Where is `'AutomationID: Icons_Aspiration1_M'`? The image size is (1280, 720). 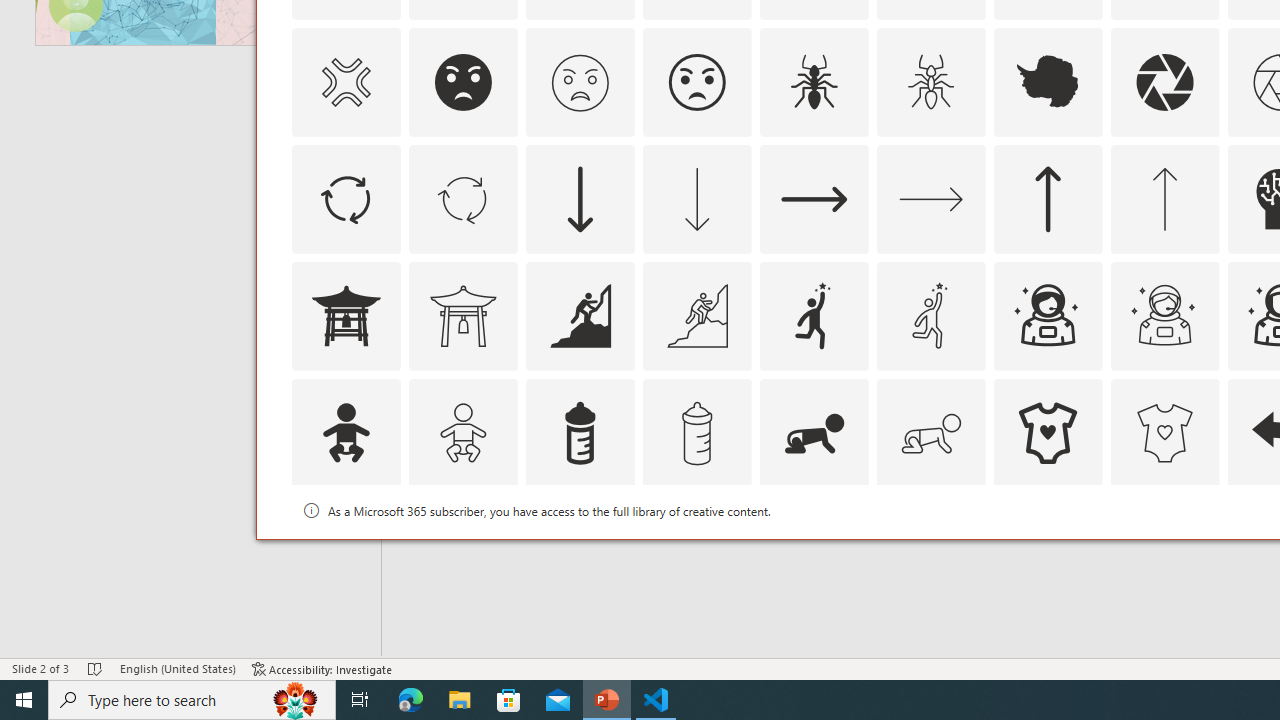 'AutomationID: Icons_Aspiration1_M' is located at coordinates (929, 315).